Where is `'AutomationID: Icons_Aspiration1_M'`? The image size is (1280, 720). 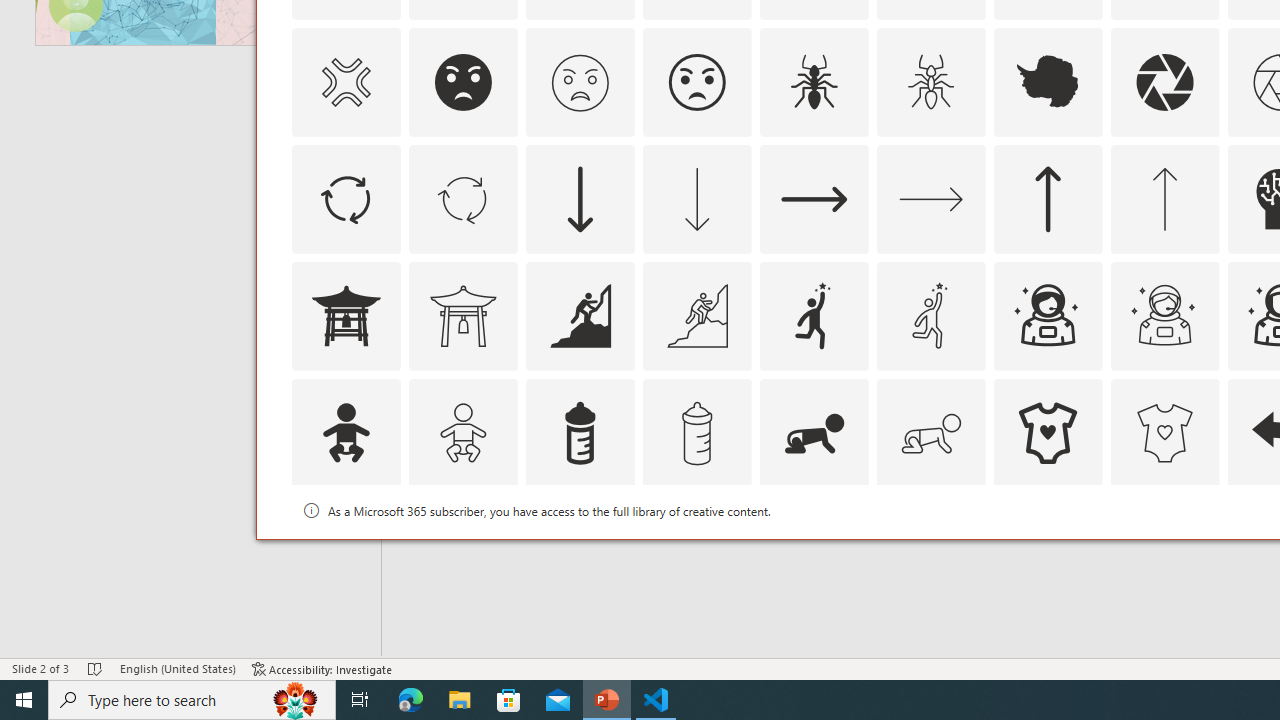 'AutomationID: Icons_Aspiration1_M' is located at coordinates (929, 315).